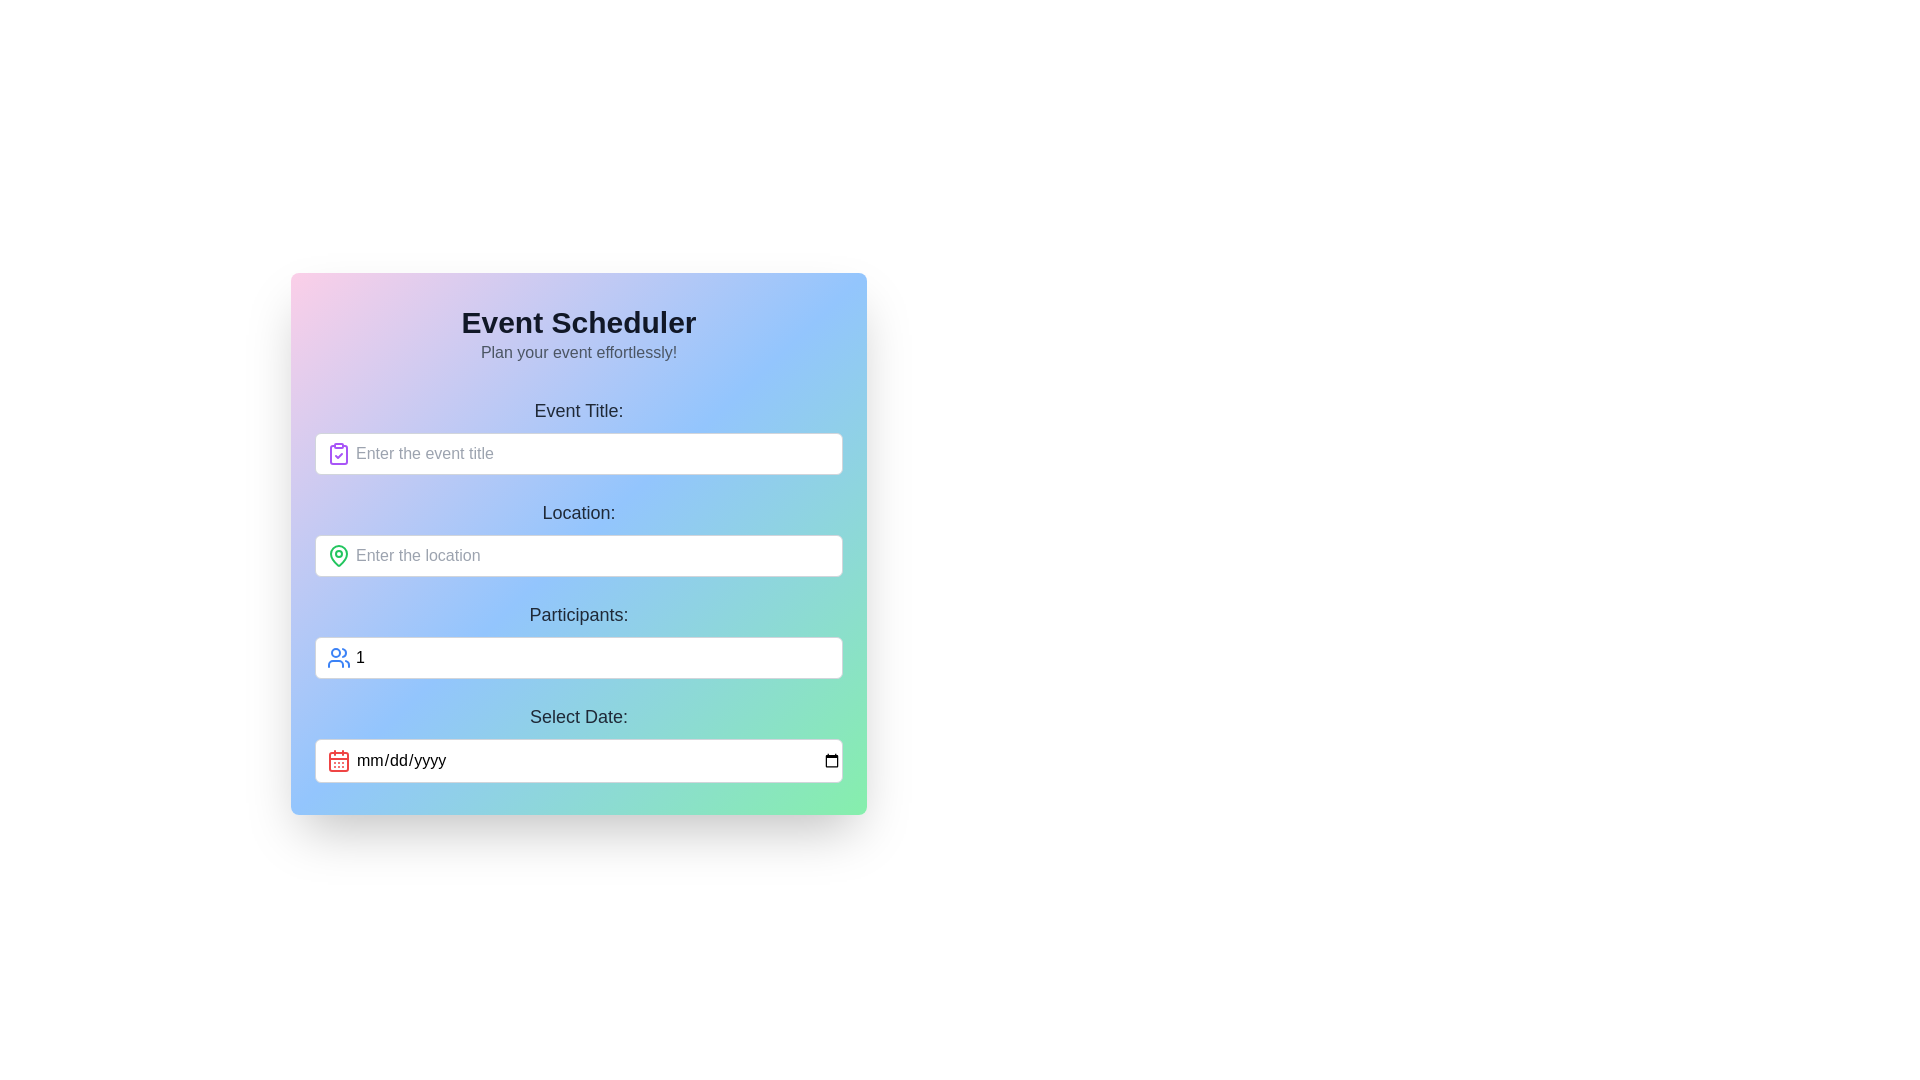  What do you see at coordinates (339, 454) in the screenshot?
I see `the clipboard icon with a checkmark, which is styled in purple and located to the left of the event title text input field` at bounding box center [339, 454].